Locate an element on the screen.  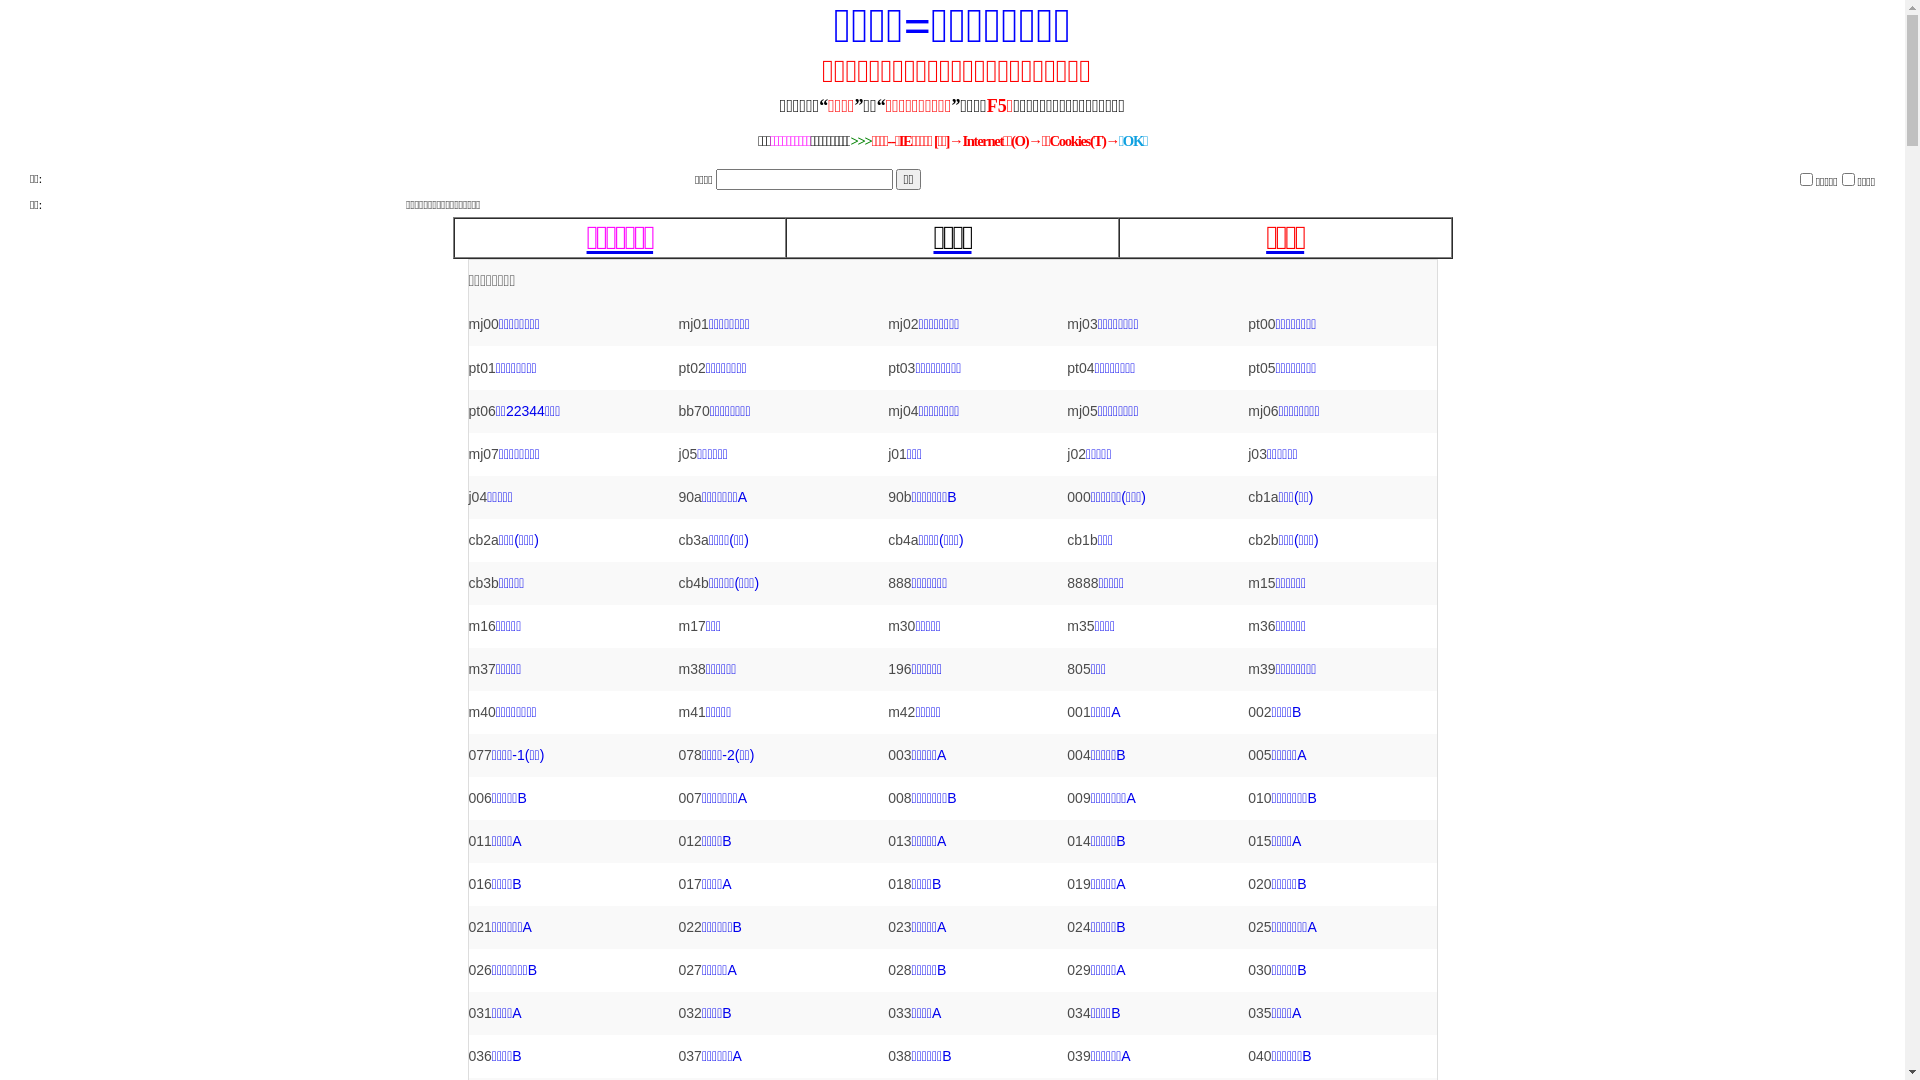
'm42' is located at coordinates (900, 711).